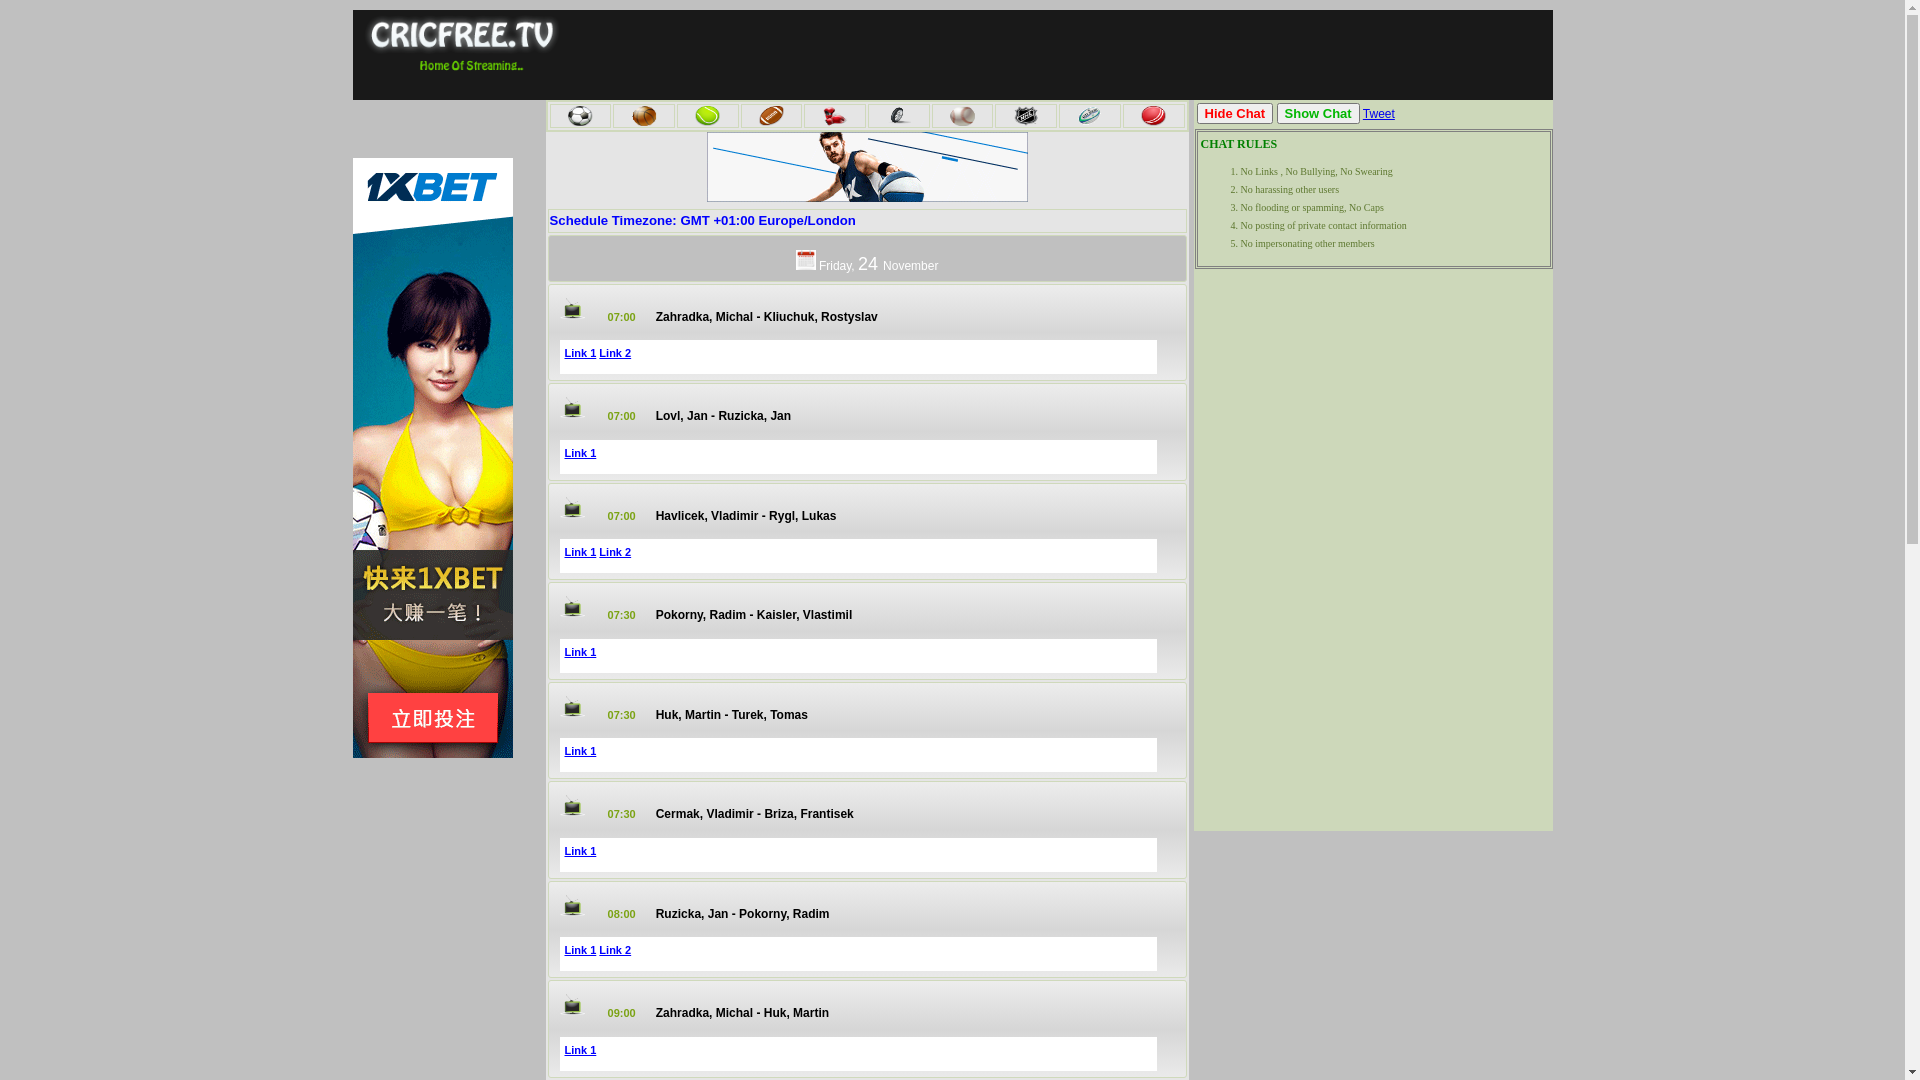 The height and width of the screenshot is (1080, 1920). I want to click on 'Ruzicka, Jan - Pokorny, Radim', so click(742, 914).